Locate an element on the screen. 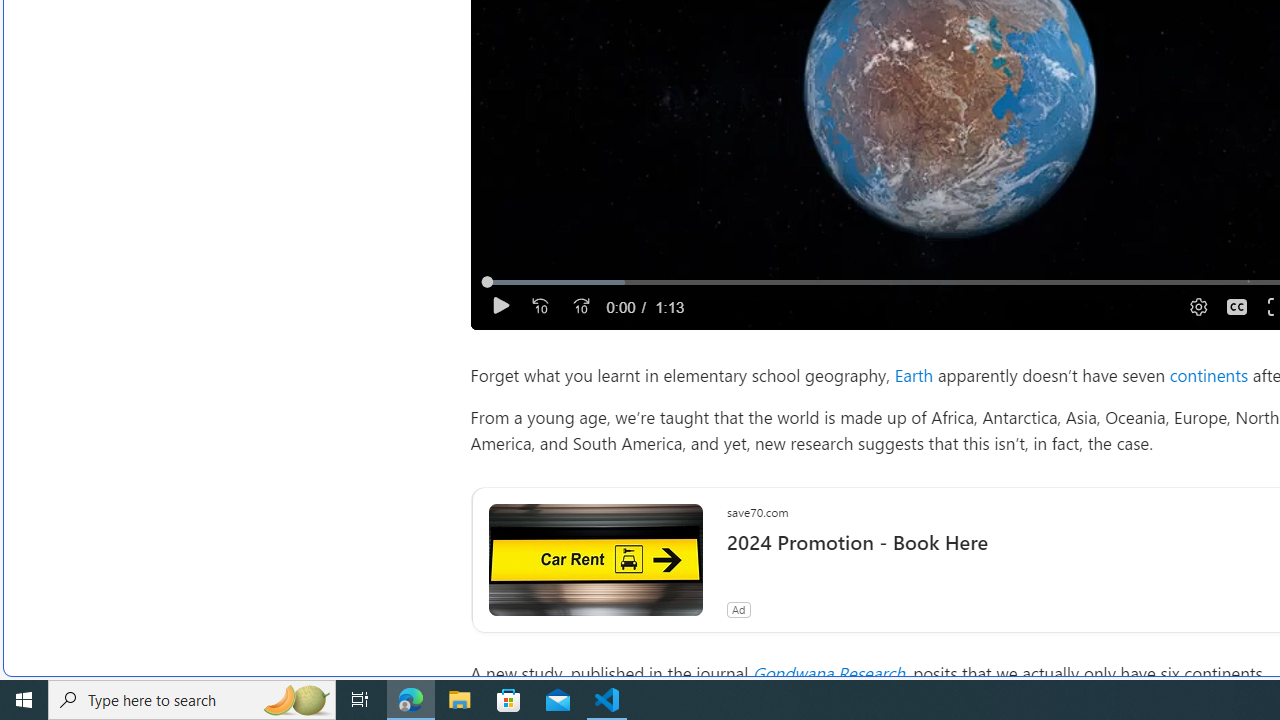  'Earth' is located at coordinates (912, 374).